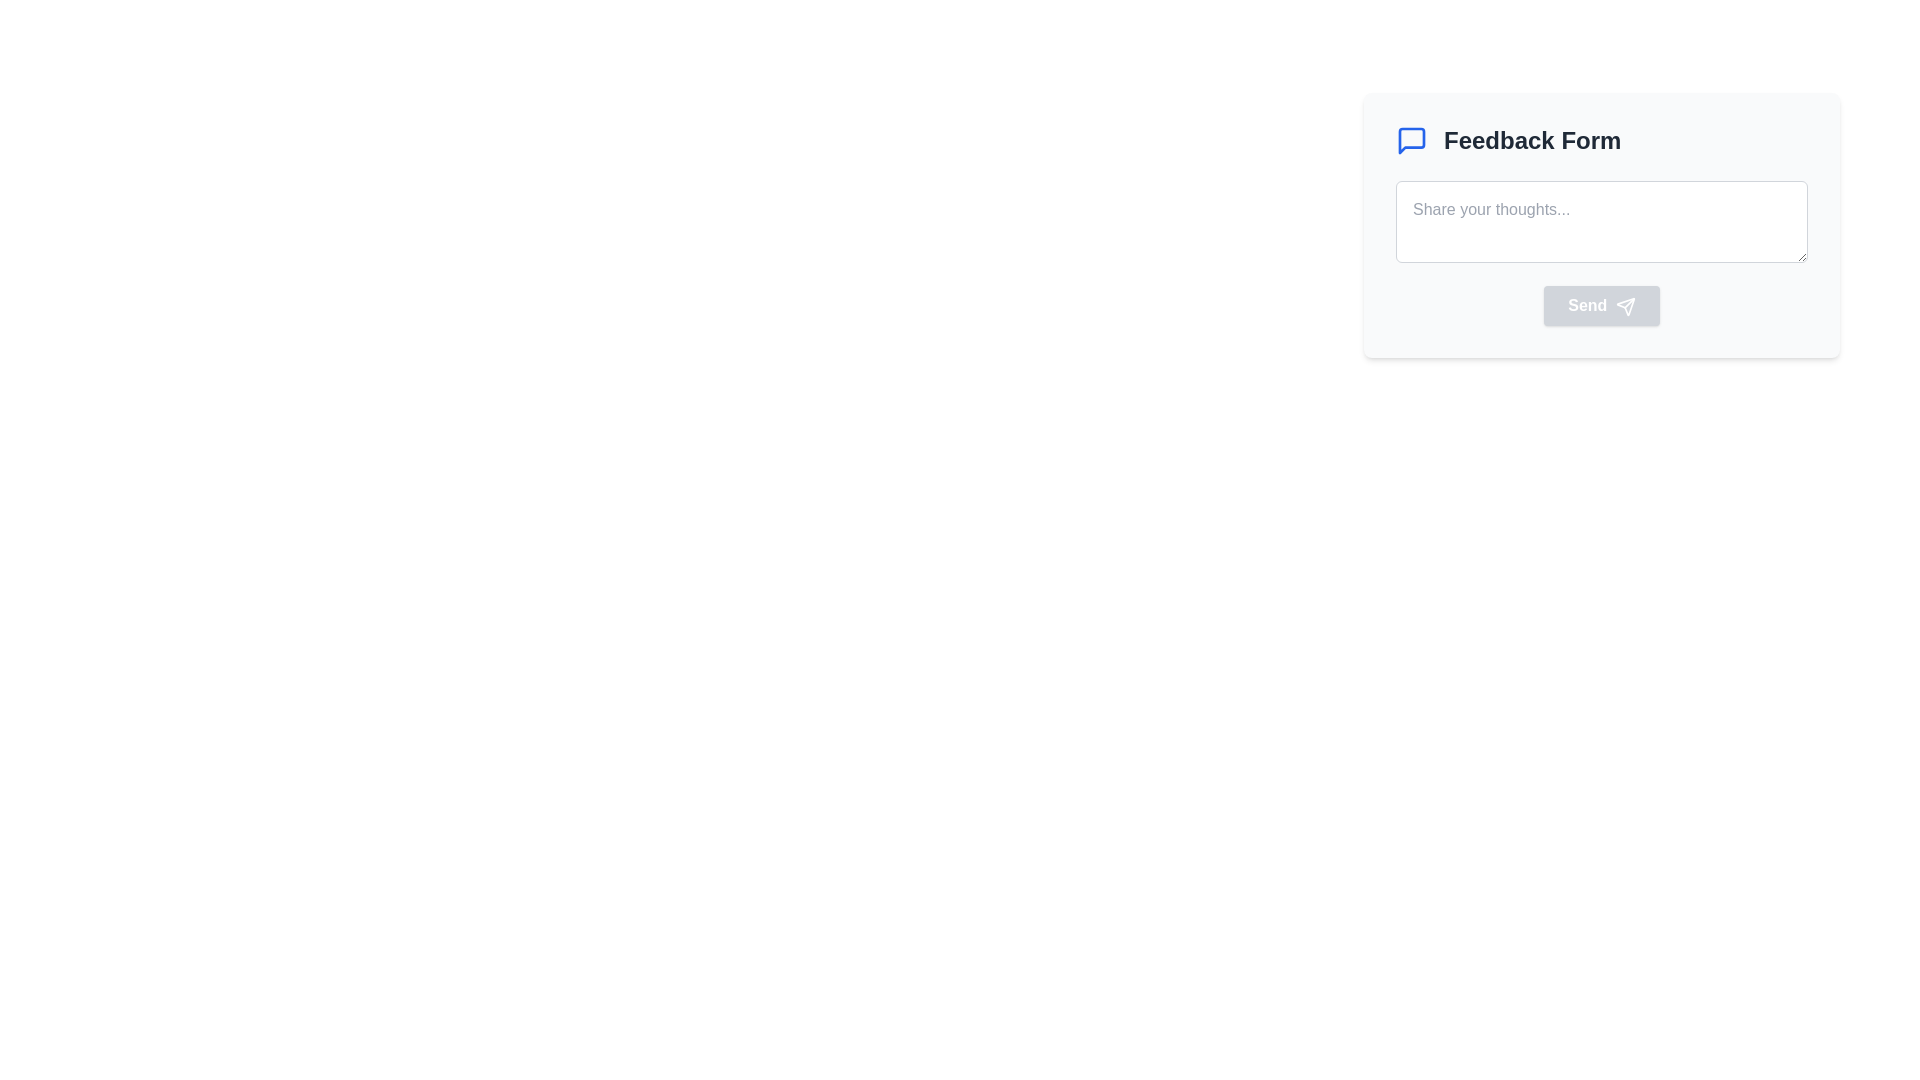 The height and width of the screenshot is (1080, 1920). Describe the element at coordinates (1602, 305) in the screenshot. I see `the 'Send' button, which is a rectangular button with rounded corners, a gray background, and bold white text, positioned below the 'Share your thoughts...' input box in the 'Feedback Form' card` at that location.